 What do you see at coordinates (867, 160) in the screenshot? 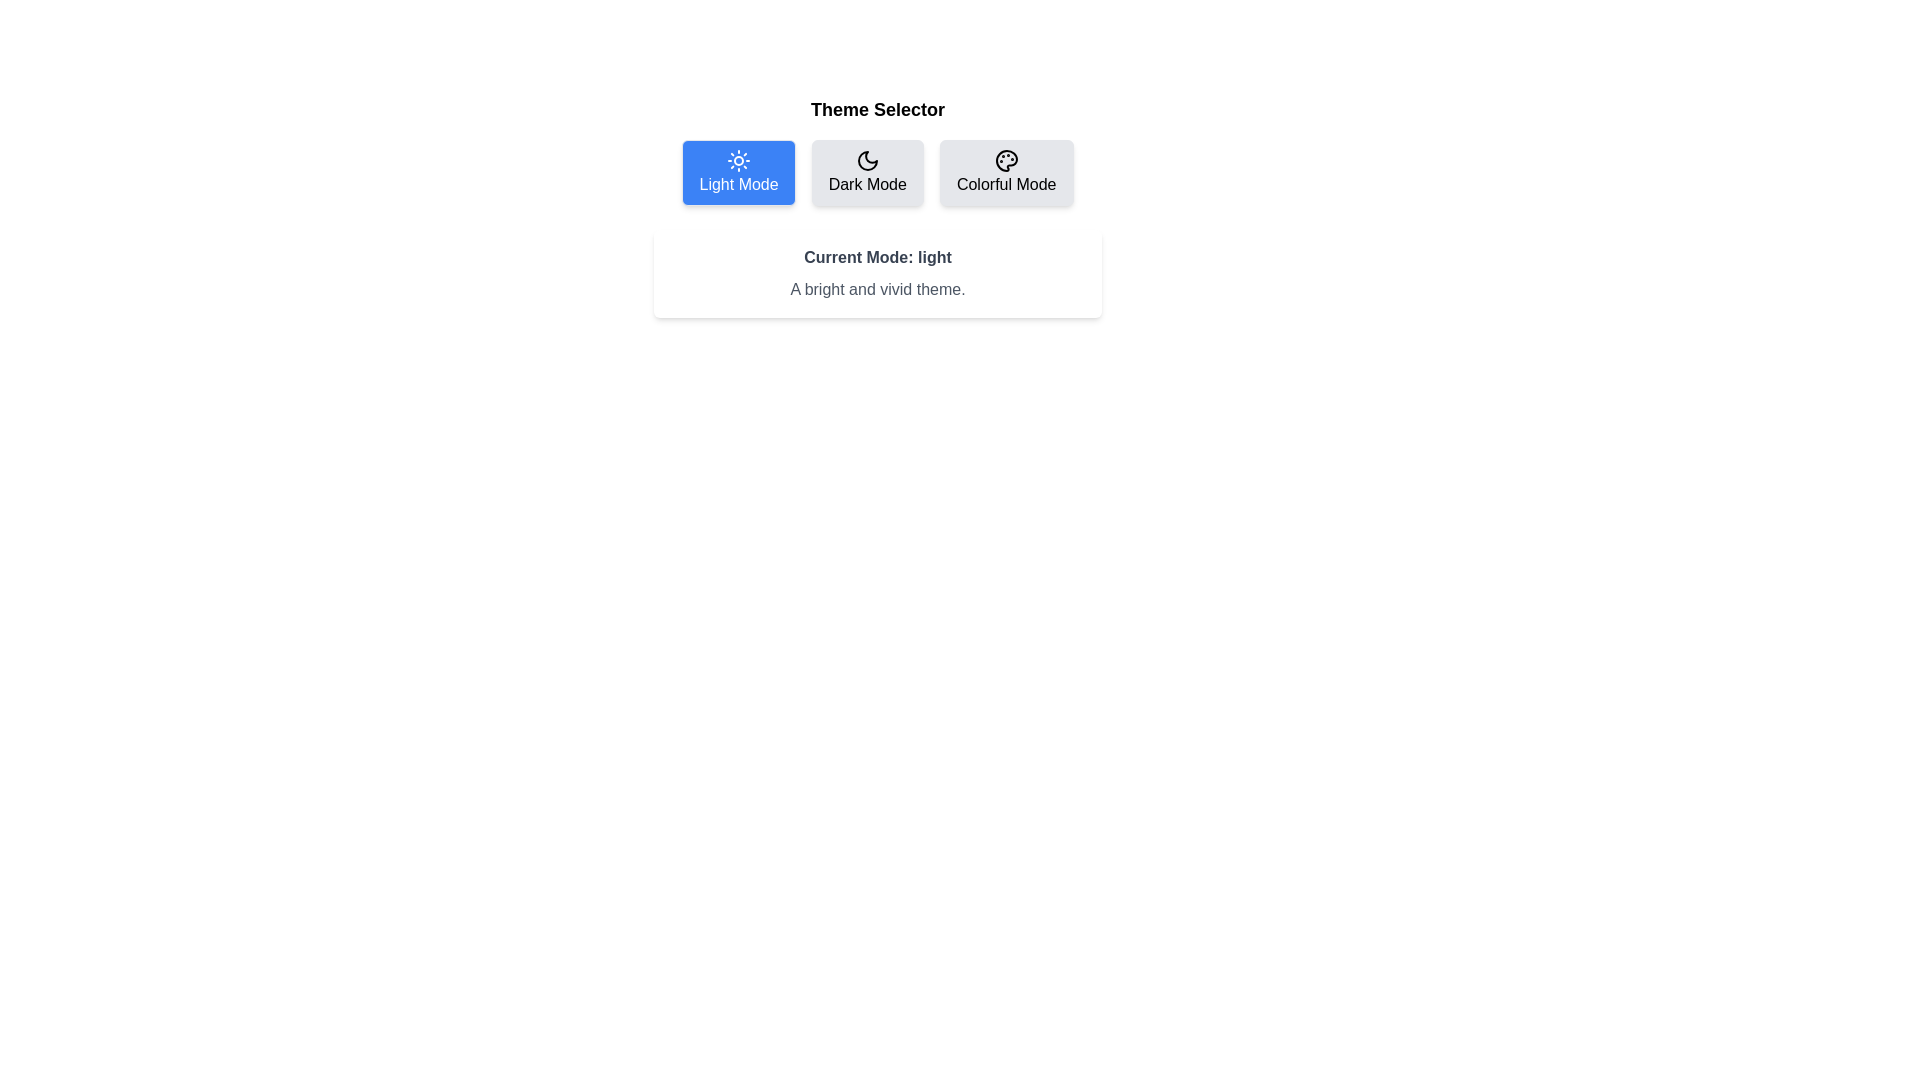
I see `the 'Dark Mode' icon located above the 'Dark Mode' text label in the 'Theme Selector' section` at bounding box center [867, 160].